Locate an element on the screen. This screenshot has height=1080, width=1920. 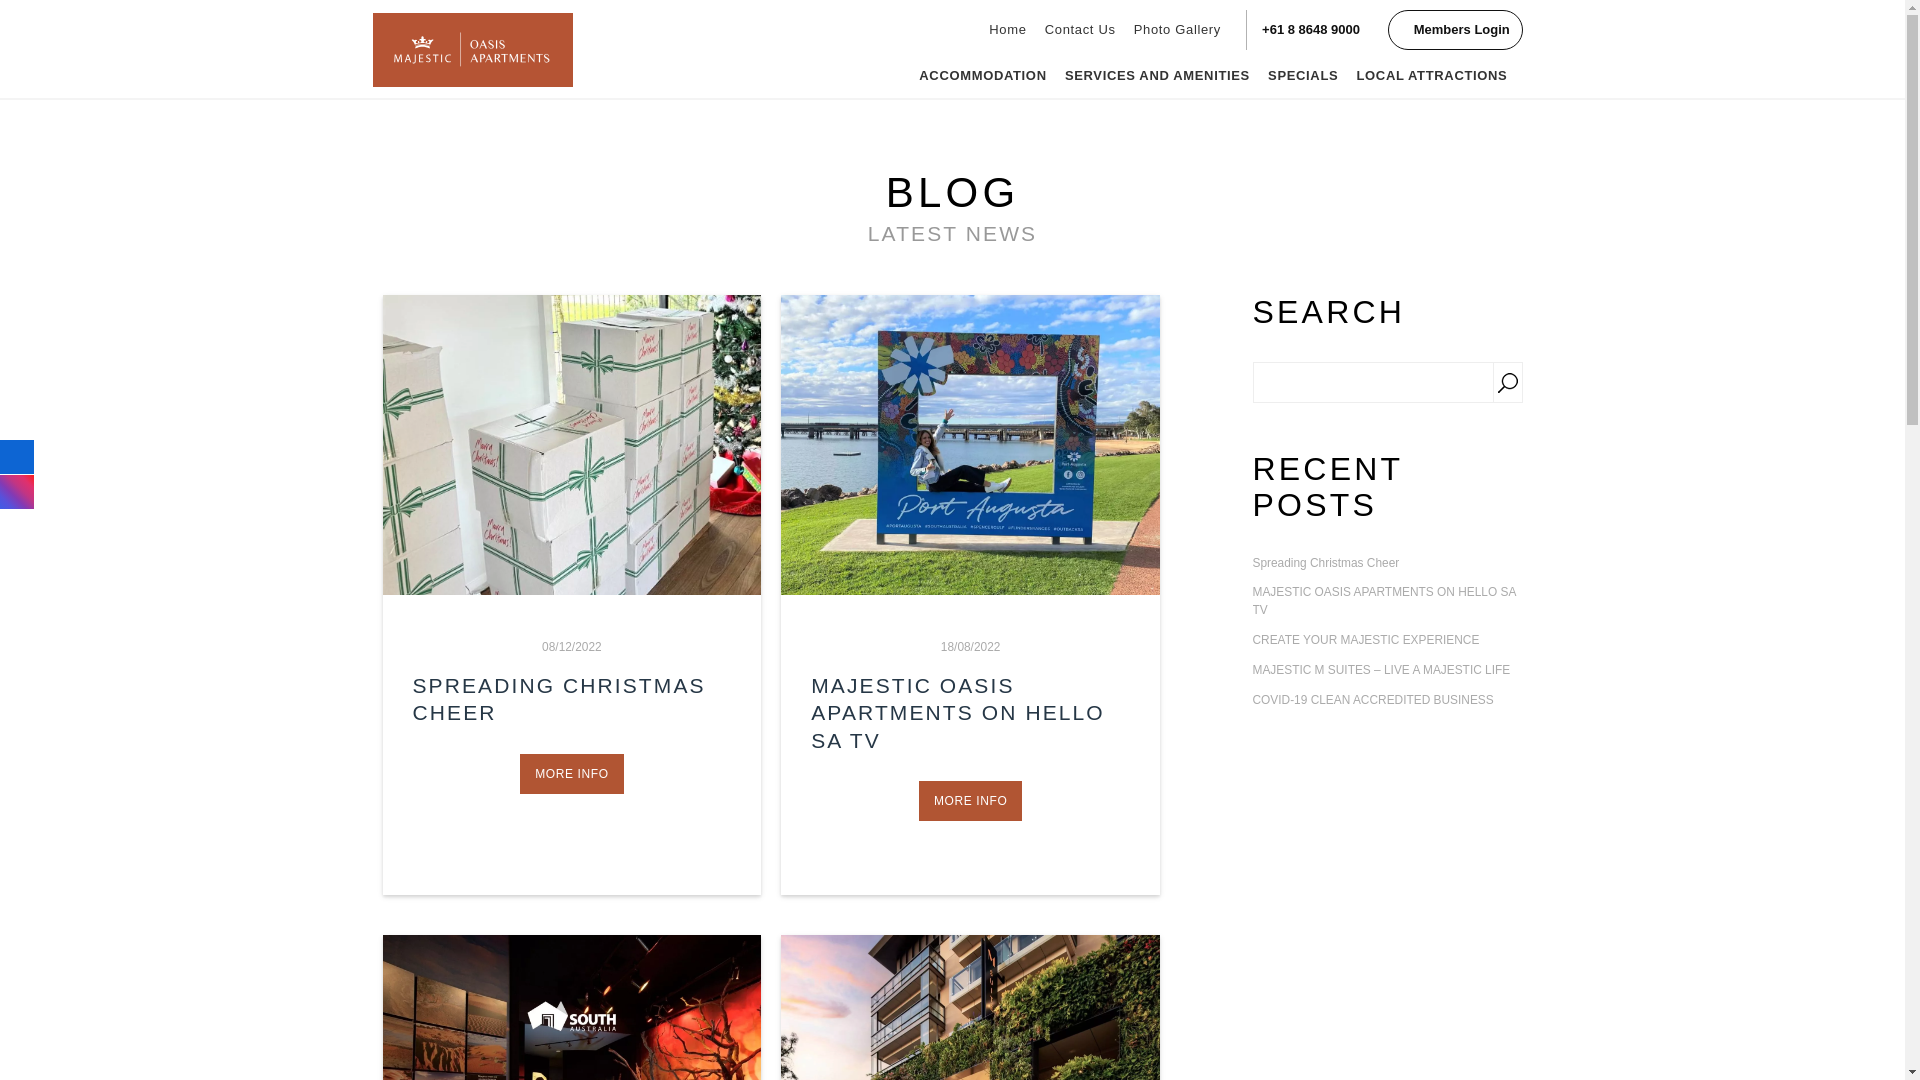
'SERVICES AND AMENITIES' is located at coordinates (1157, 75).